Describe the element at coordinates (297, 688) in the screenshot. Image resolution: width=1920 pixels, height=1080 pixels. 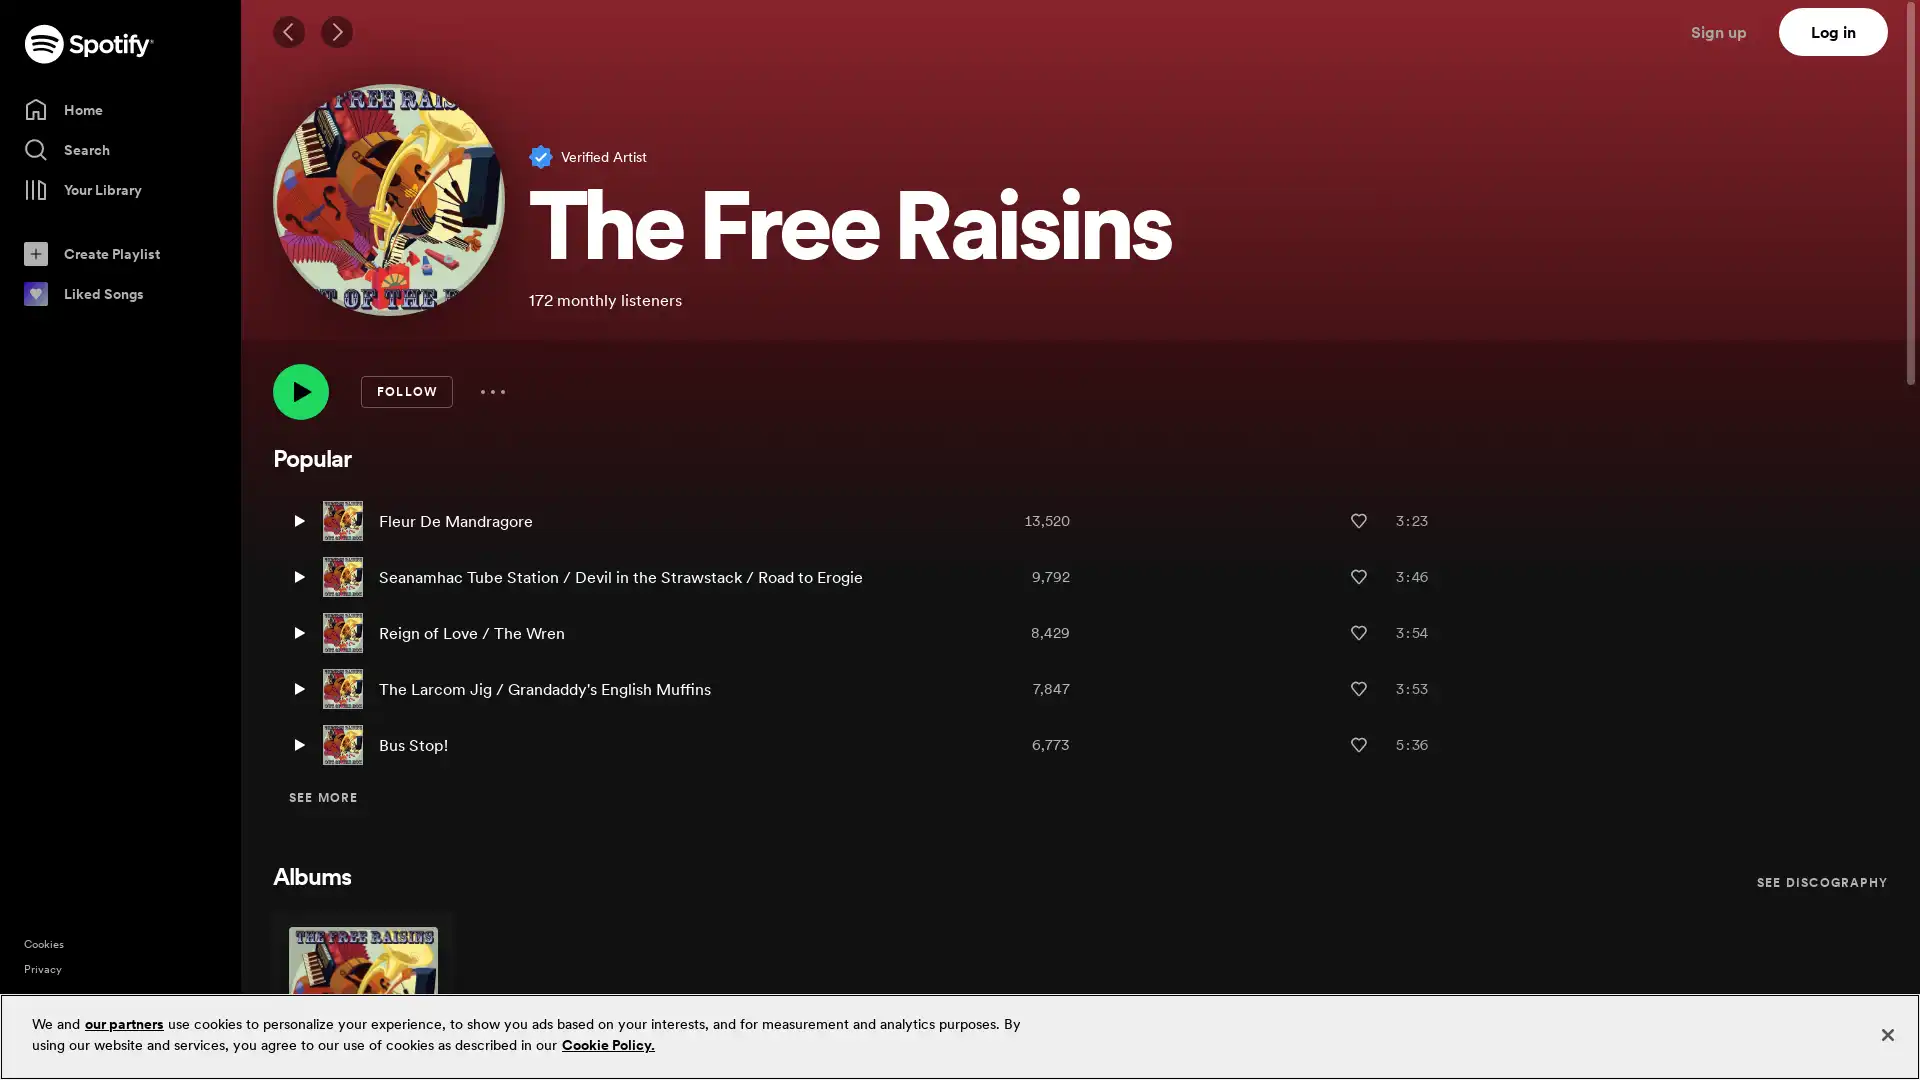
I see `Play The Larcom Jig / Grandaddy's English Muffins by The Free Raisins` at that location.